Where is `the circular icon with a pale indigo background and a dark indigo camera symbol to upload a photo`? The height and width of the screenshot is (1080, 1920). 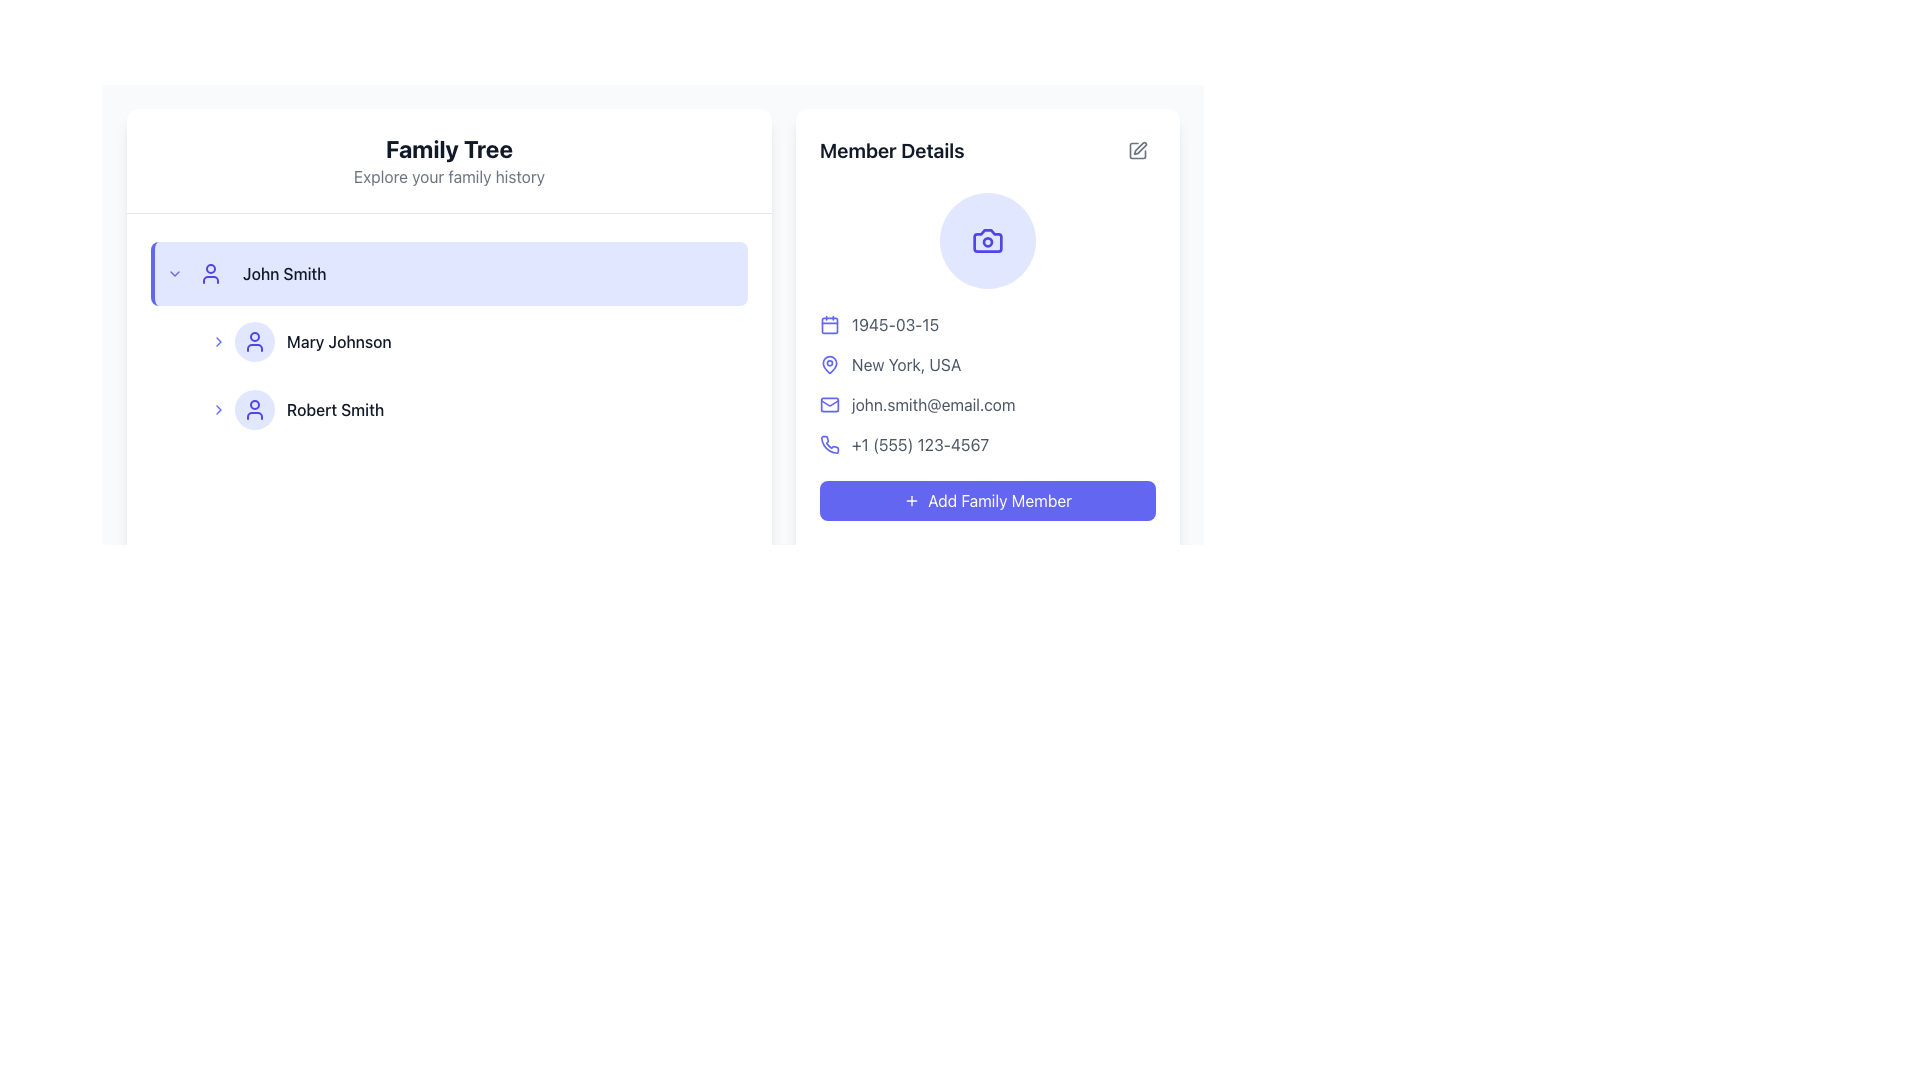
the circular icon with a pale indigo background and a dark indigo camera symbol to upload a photo is located at coordinates (988, 239).